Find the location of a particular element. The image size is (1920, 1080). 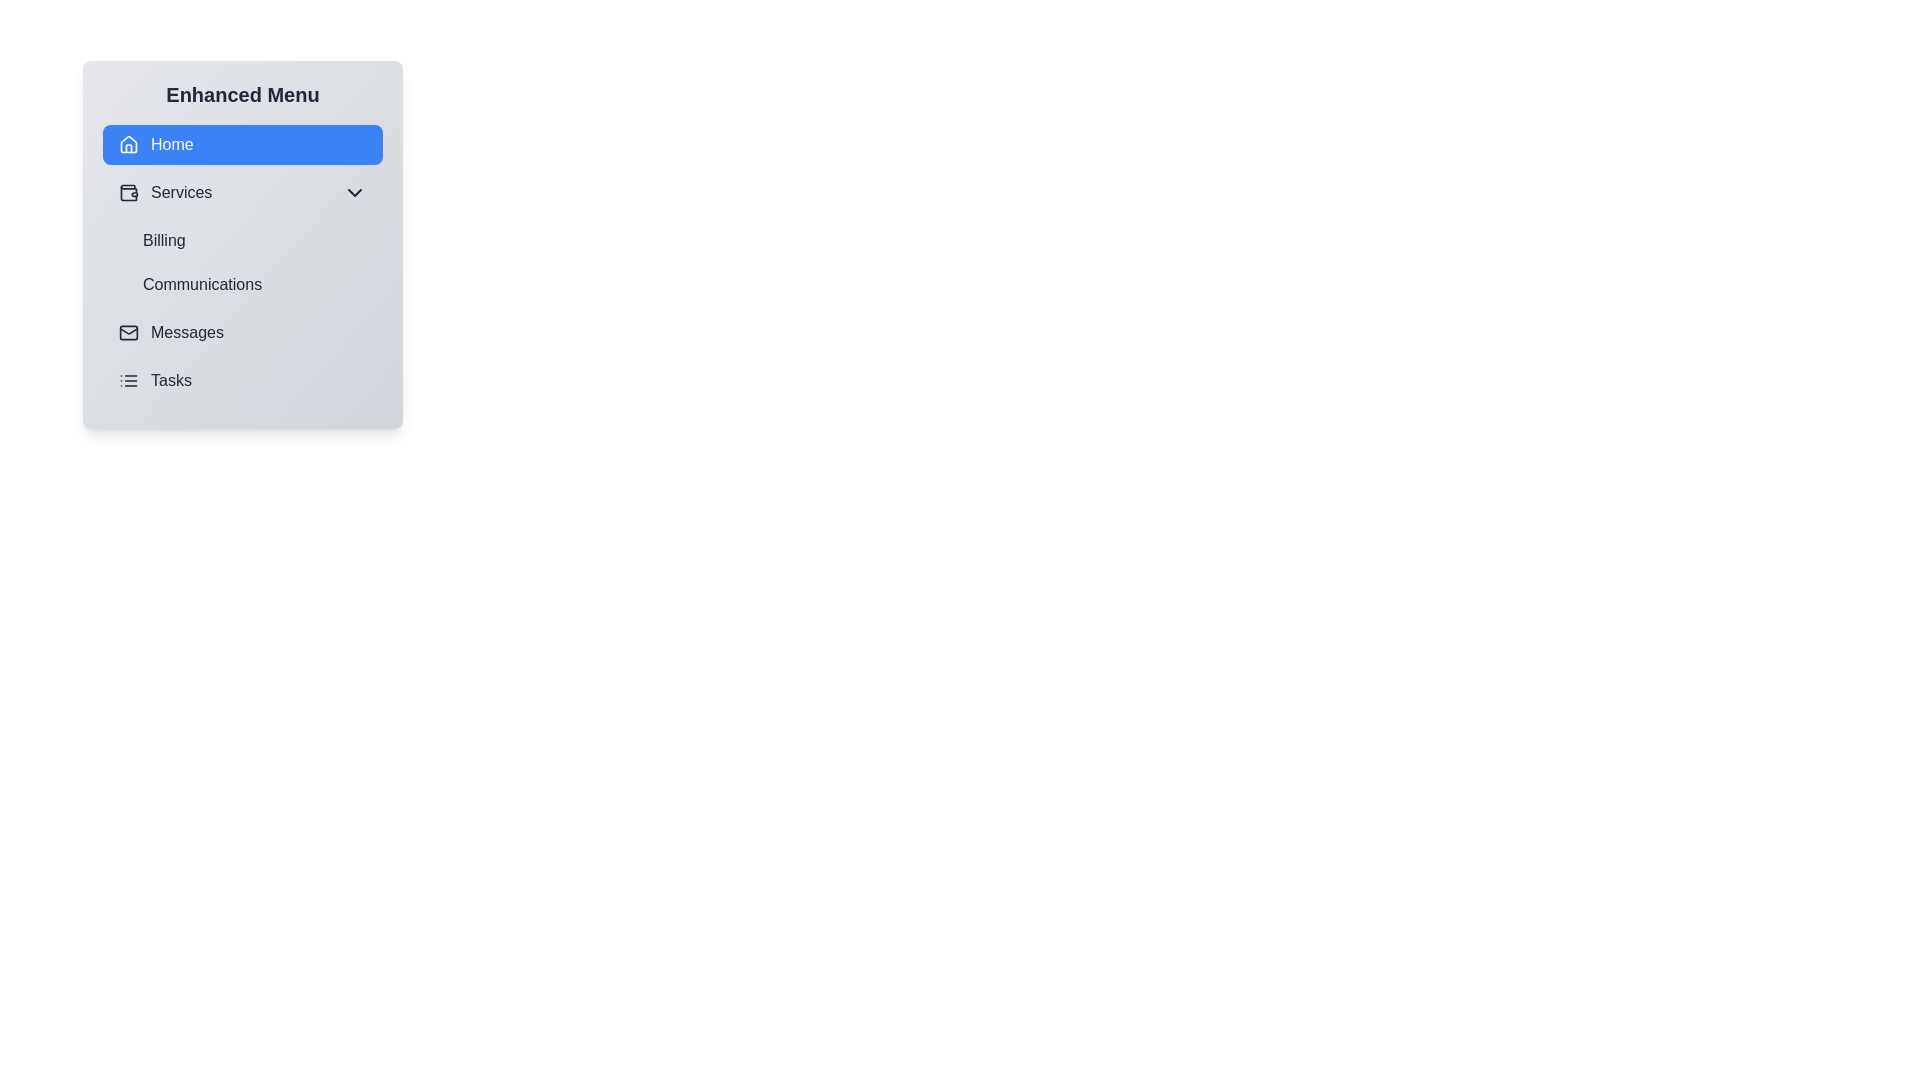

the 'Communications' menu item located below the 'Billing' label is located at coordinates (253, 285).